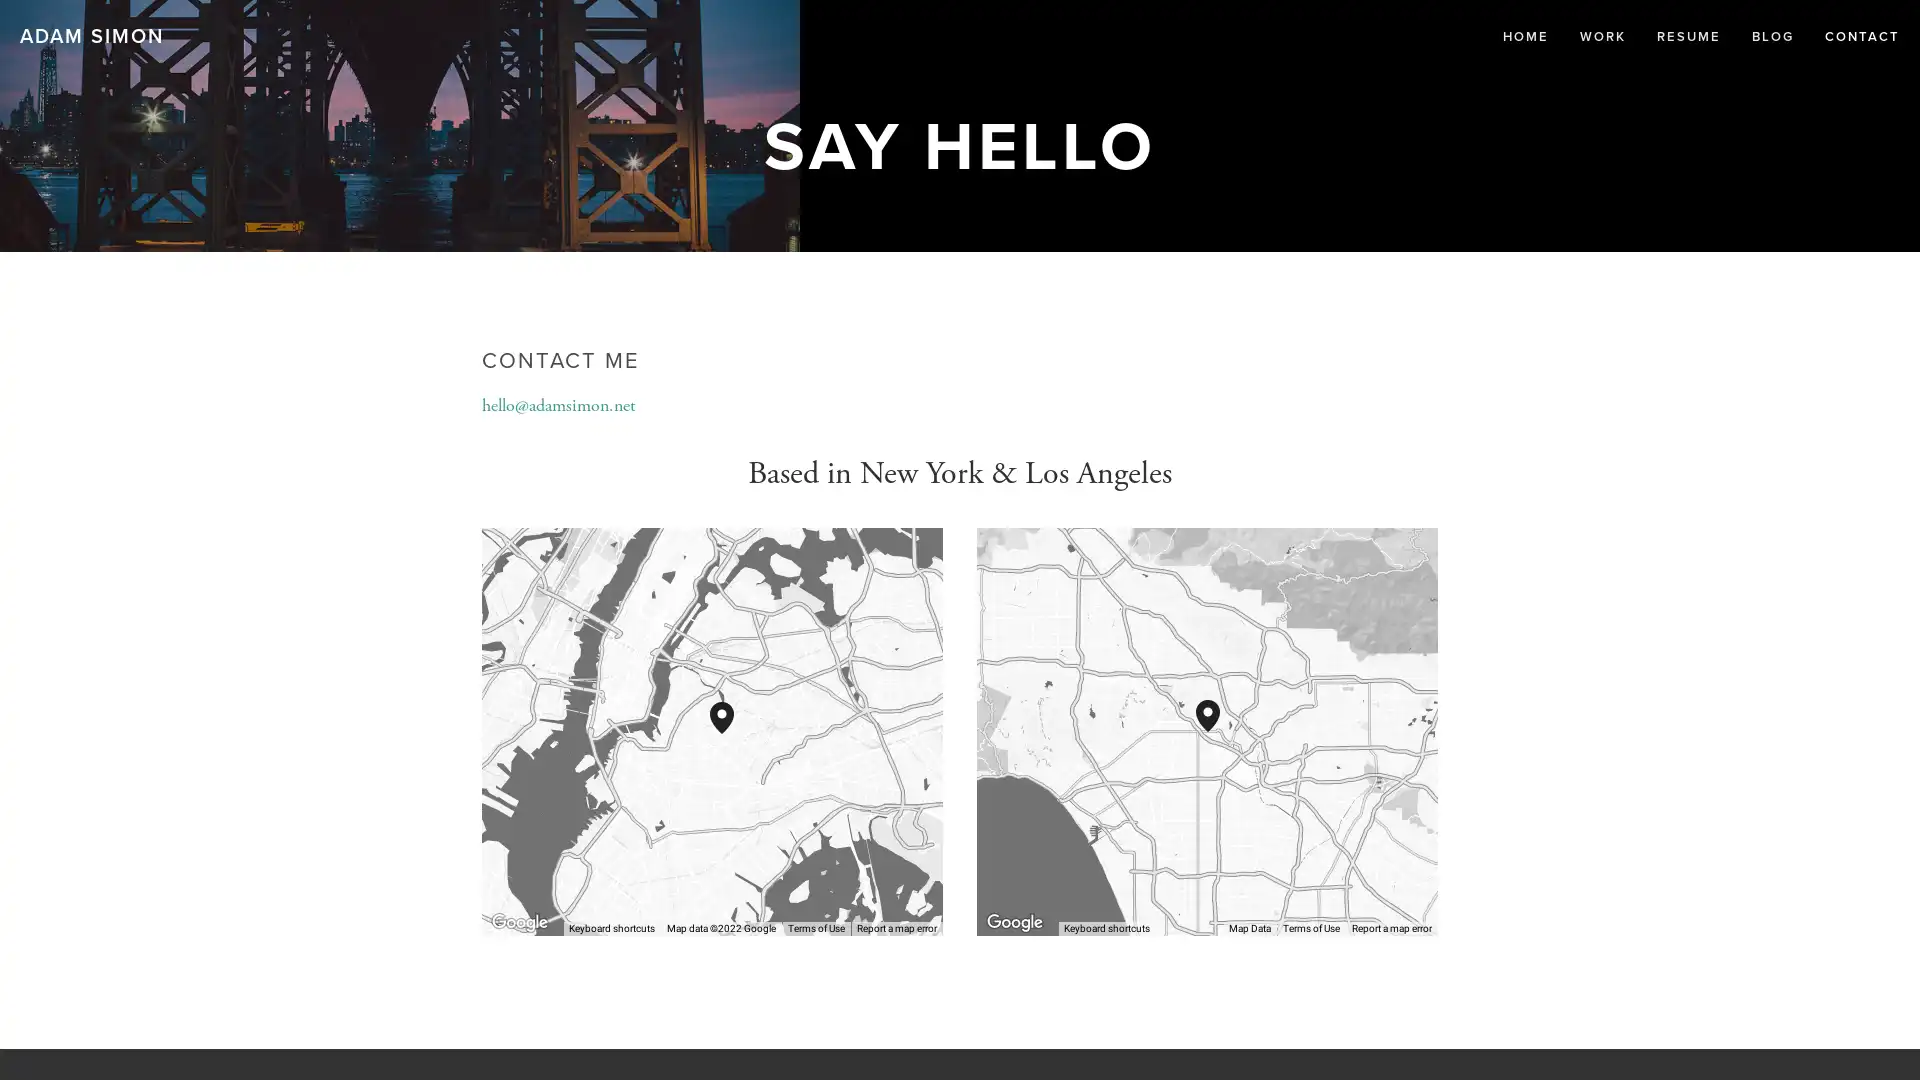 The height and width of the screenshot is (1080, 1920). I want to click on Keyboard shortcuts, so click(610, 928).